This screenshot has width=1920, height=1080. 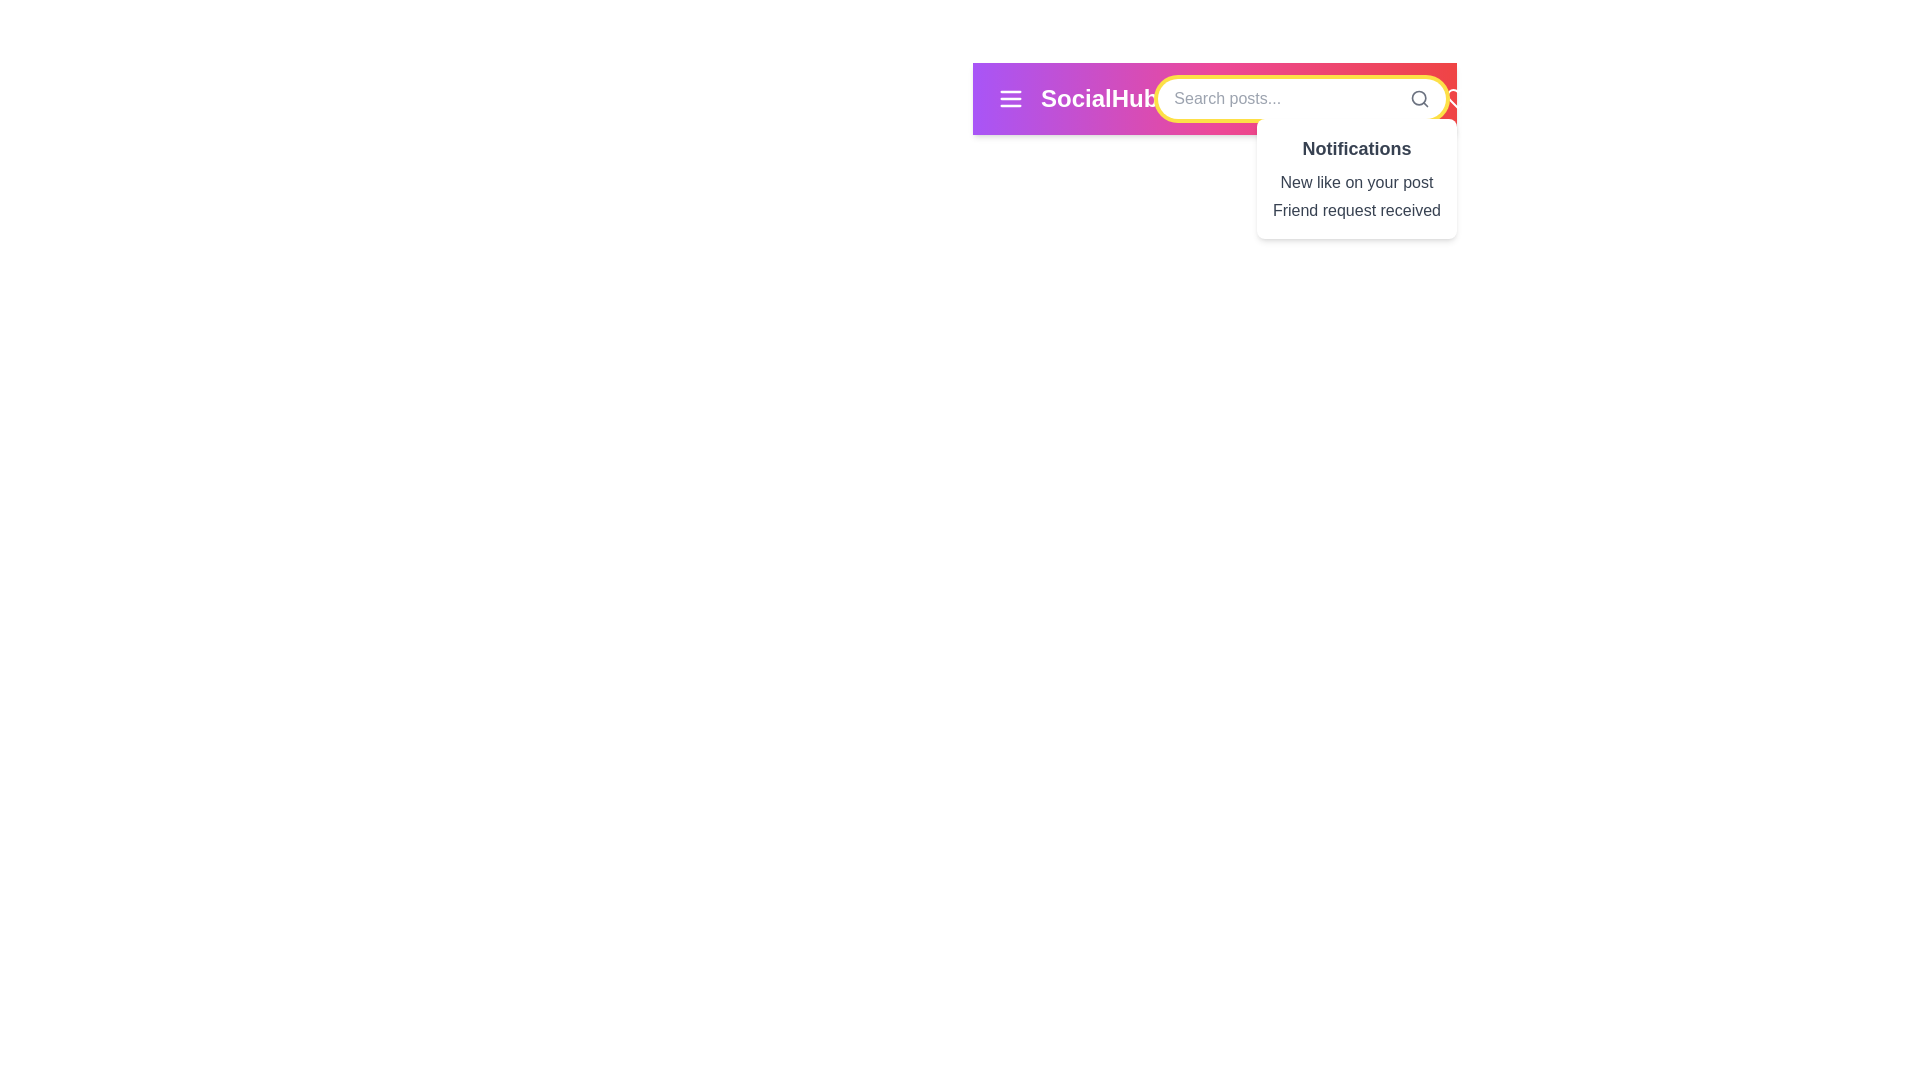 I want to click on the notification bell icon to toggle notifications, so click(x=1506, y=99).